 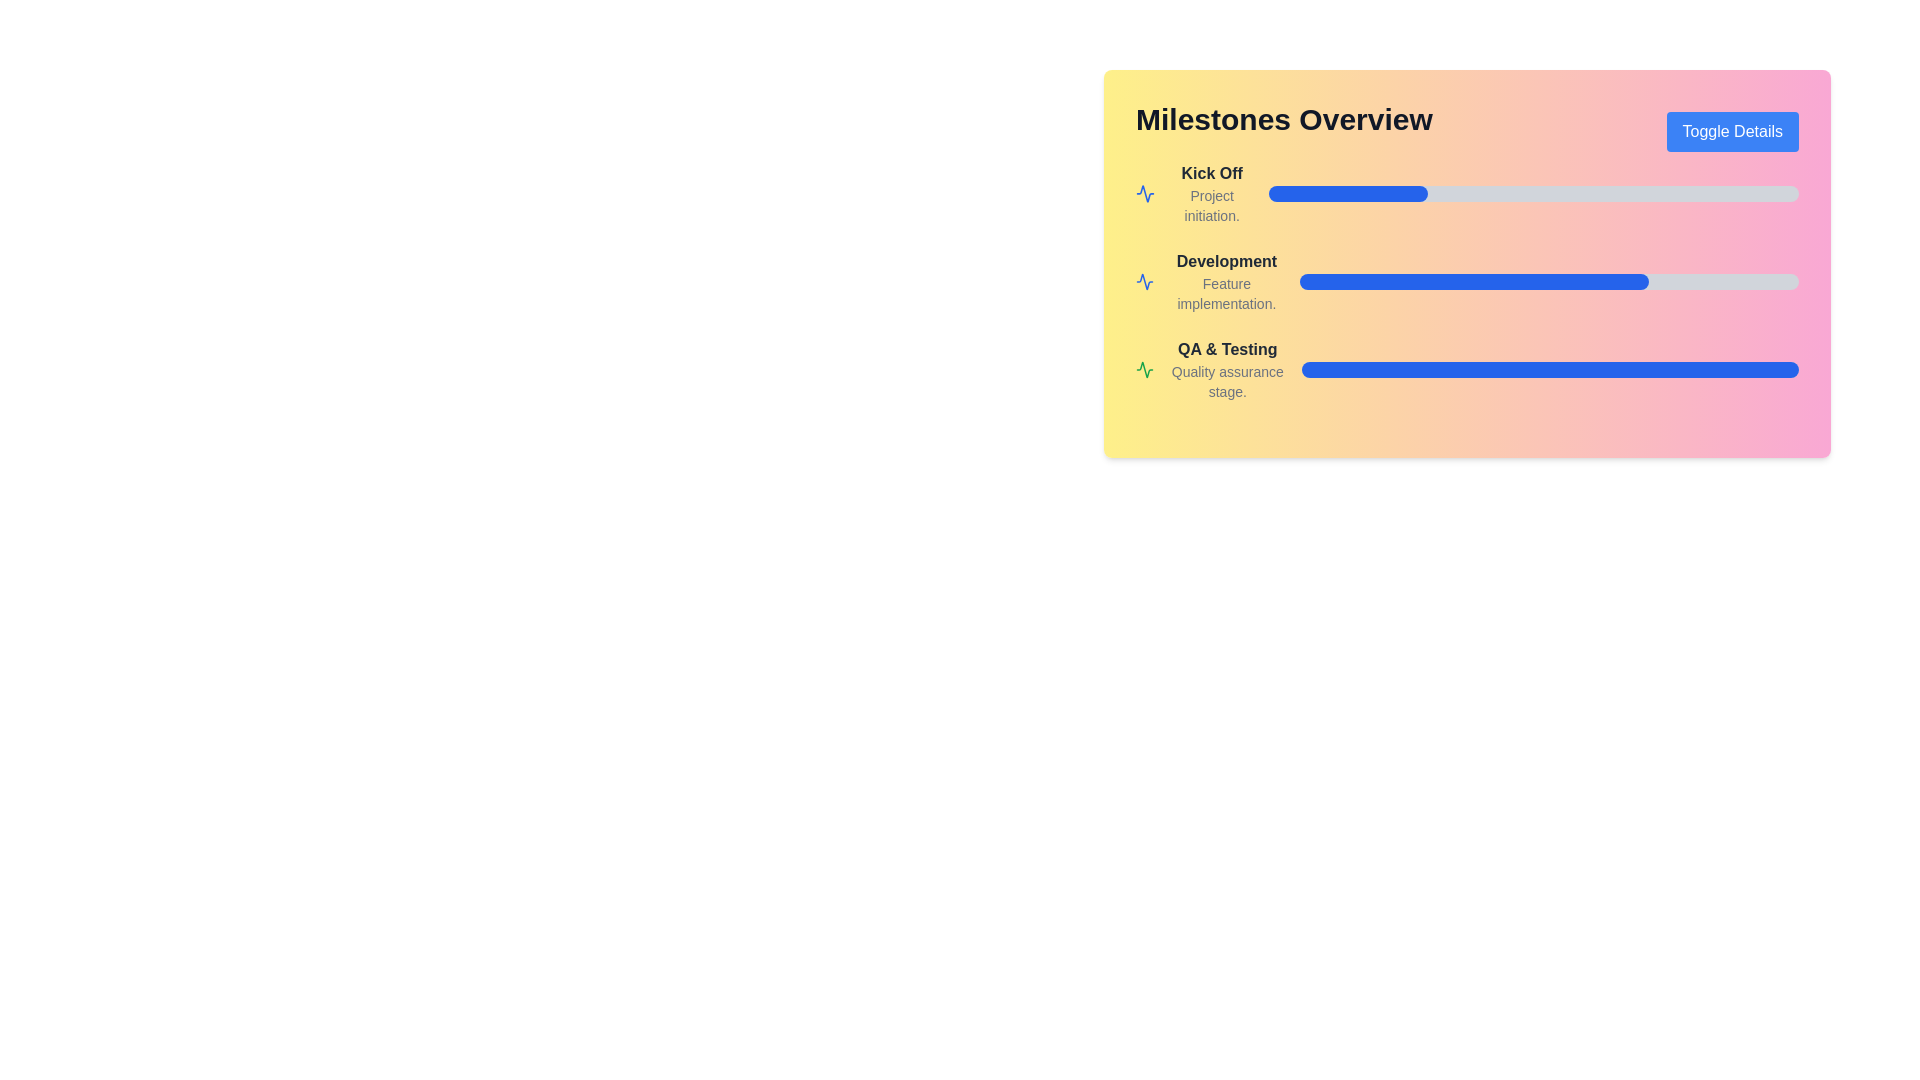 I want to click on the second milestone element in the Milestones Overview section, which includes a title, subtitle, and progress bar, so click(x=1467, y=250).